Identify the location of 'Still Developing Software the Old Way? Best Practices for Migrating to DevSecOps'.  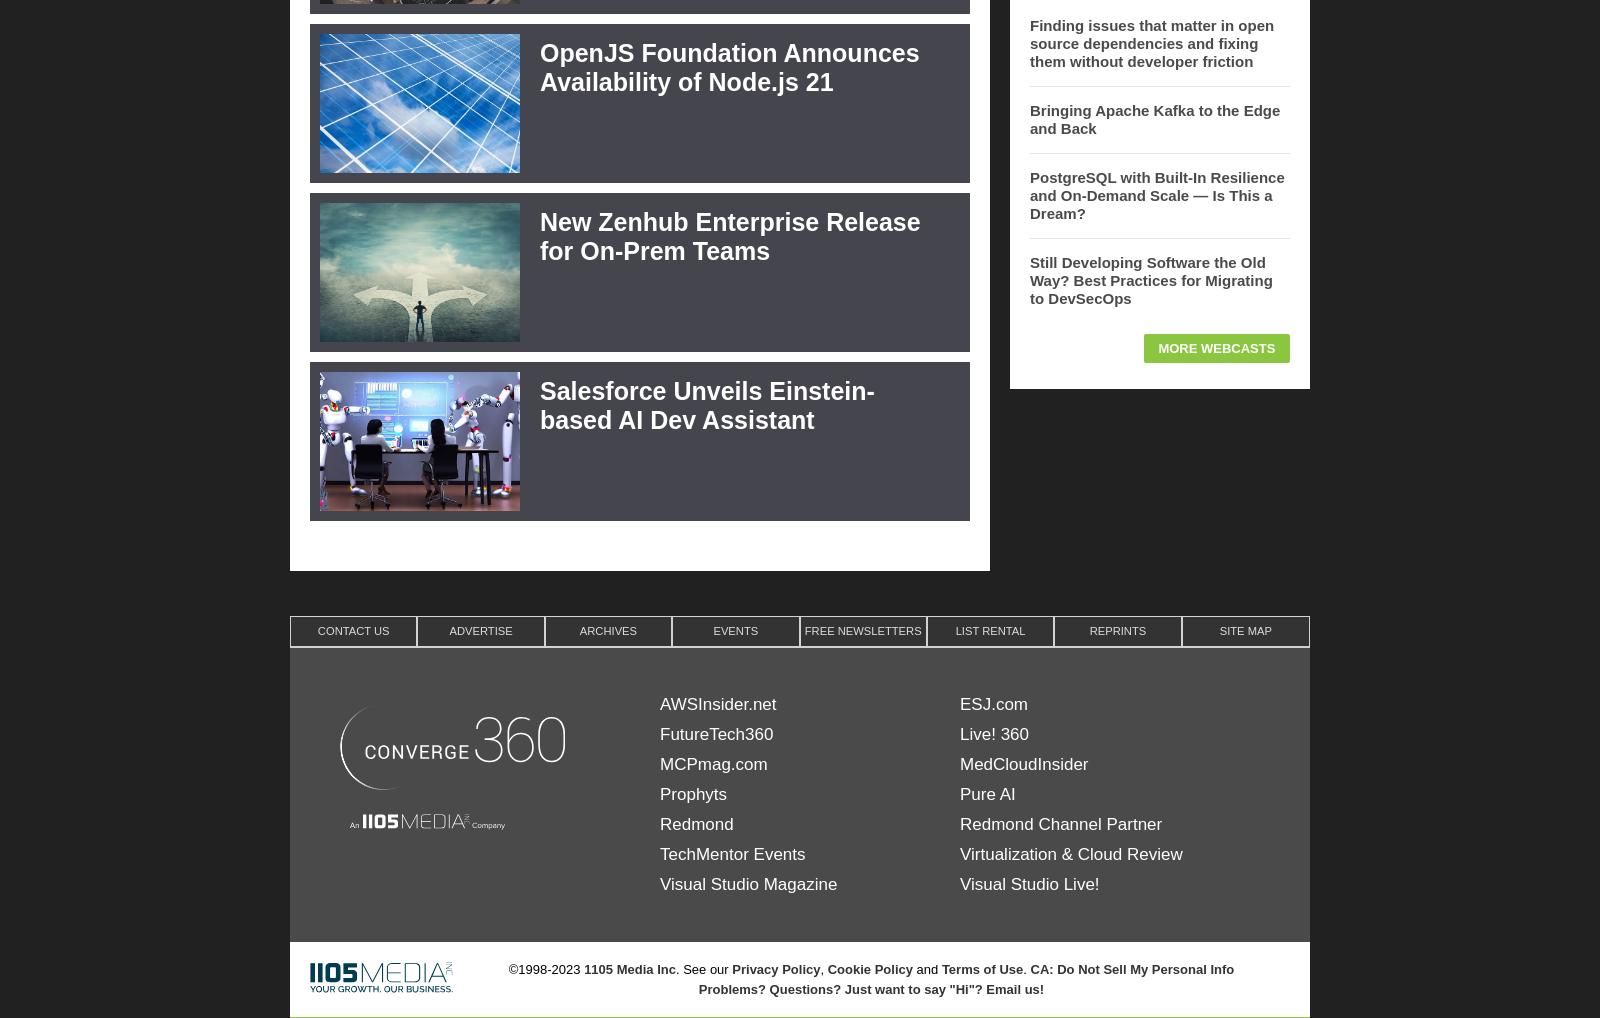
(1151, 279).